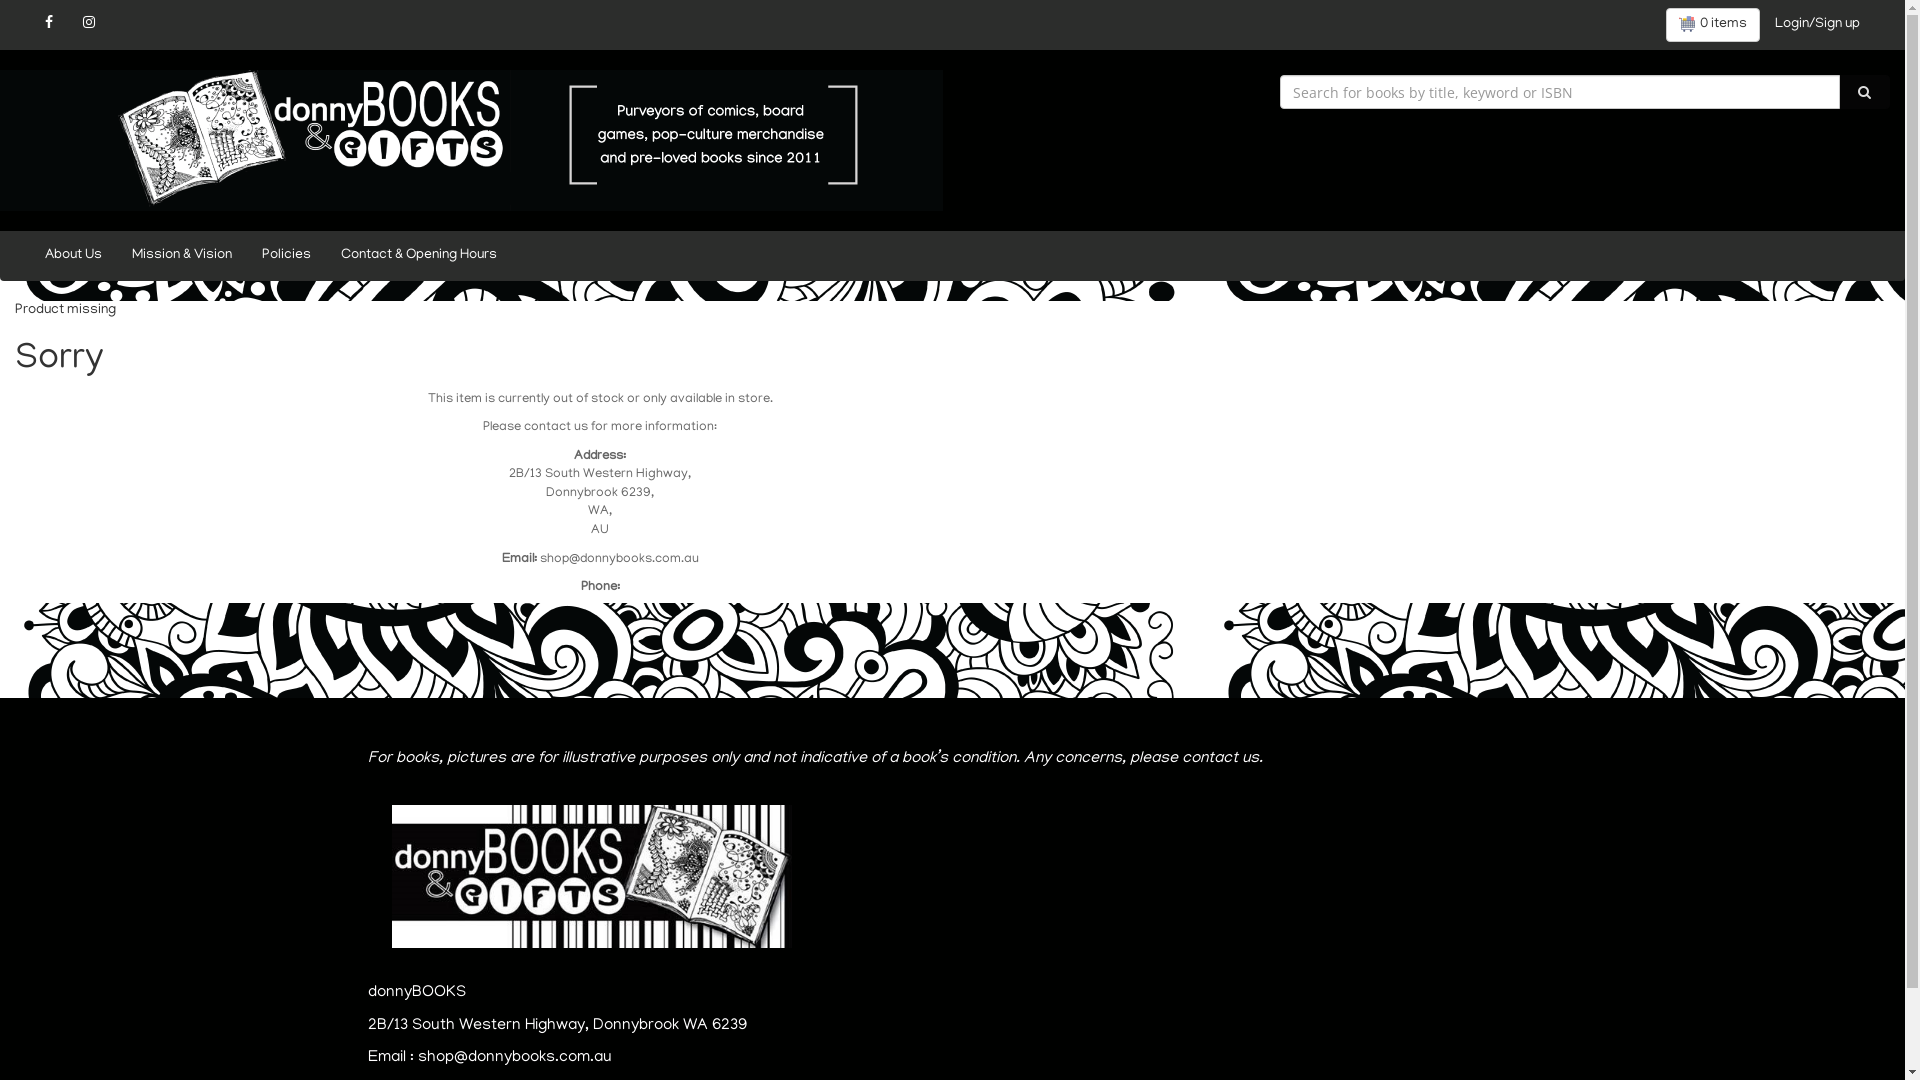  Describe the element at coordinates (417, 254) in the screenshot. I see `'Contact & Opening Hours'` at that location.